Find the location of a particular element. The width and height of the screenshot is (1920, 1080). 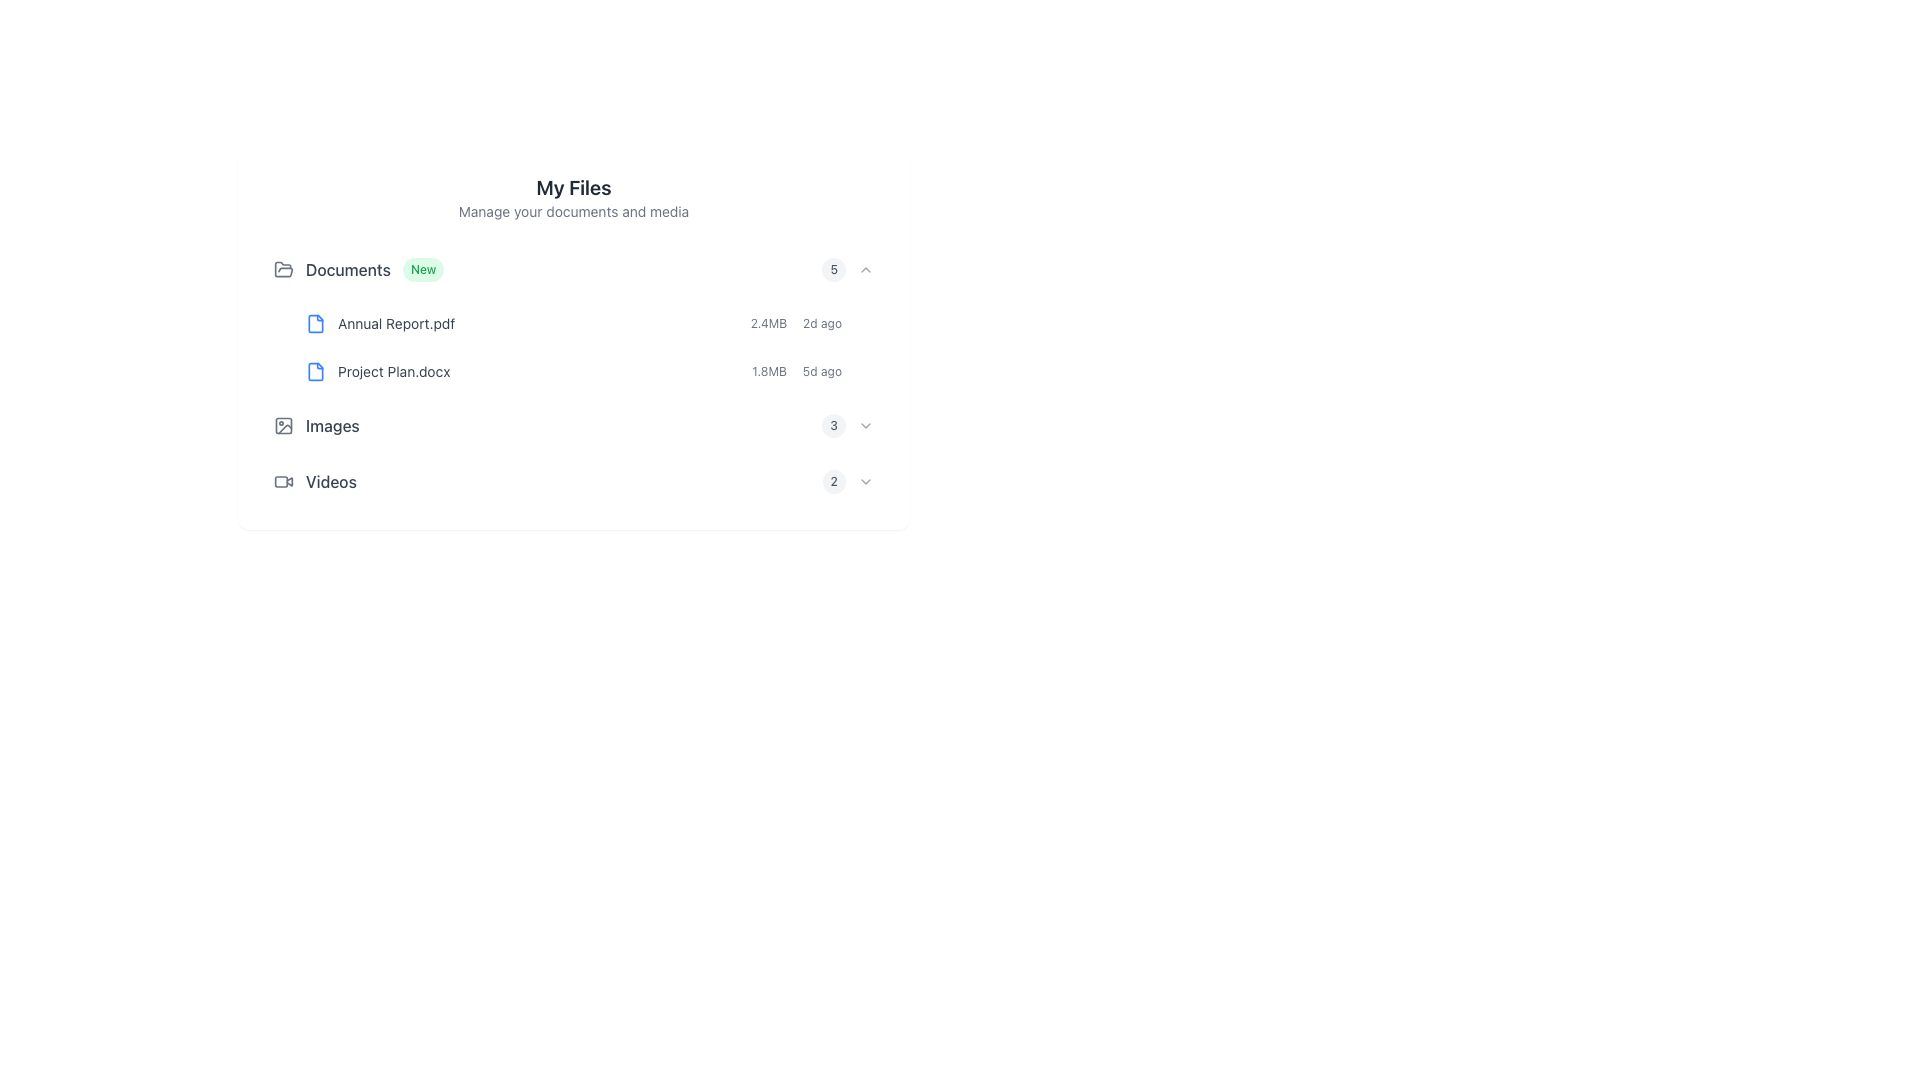

the list item representing the 'Documents' folder, which has a folder icon, the text 'Documents' in medium gray font, and a 'New' badge in green font is located at coordinates (359, 270).